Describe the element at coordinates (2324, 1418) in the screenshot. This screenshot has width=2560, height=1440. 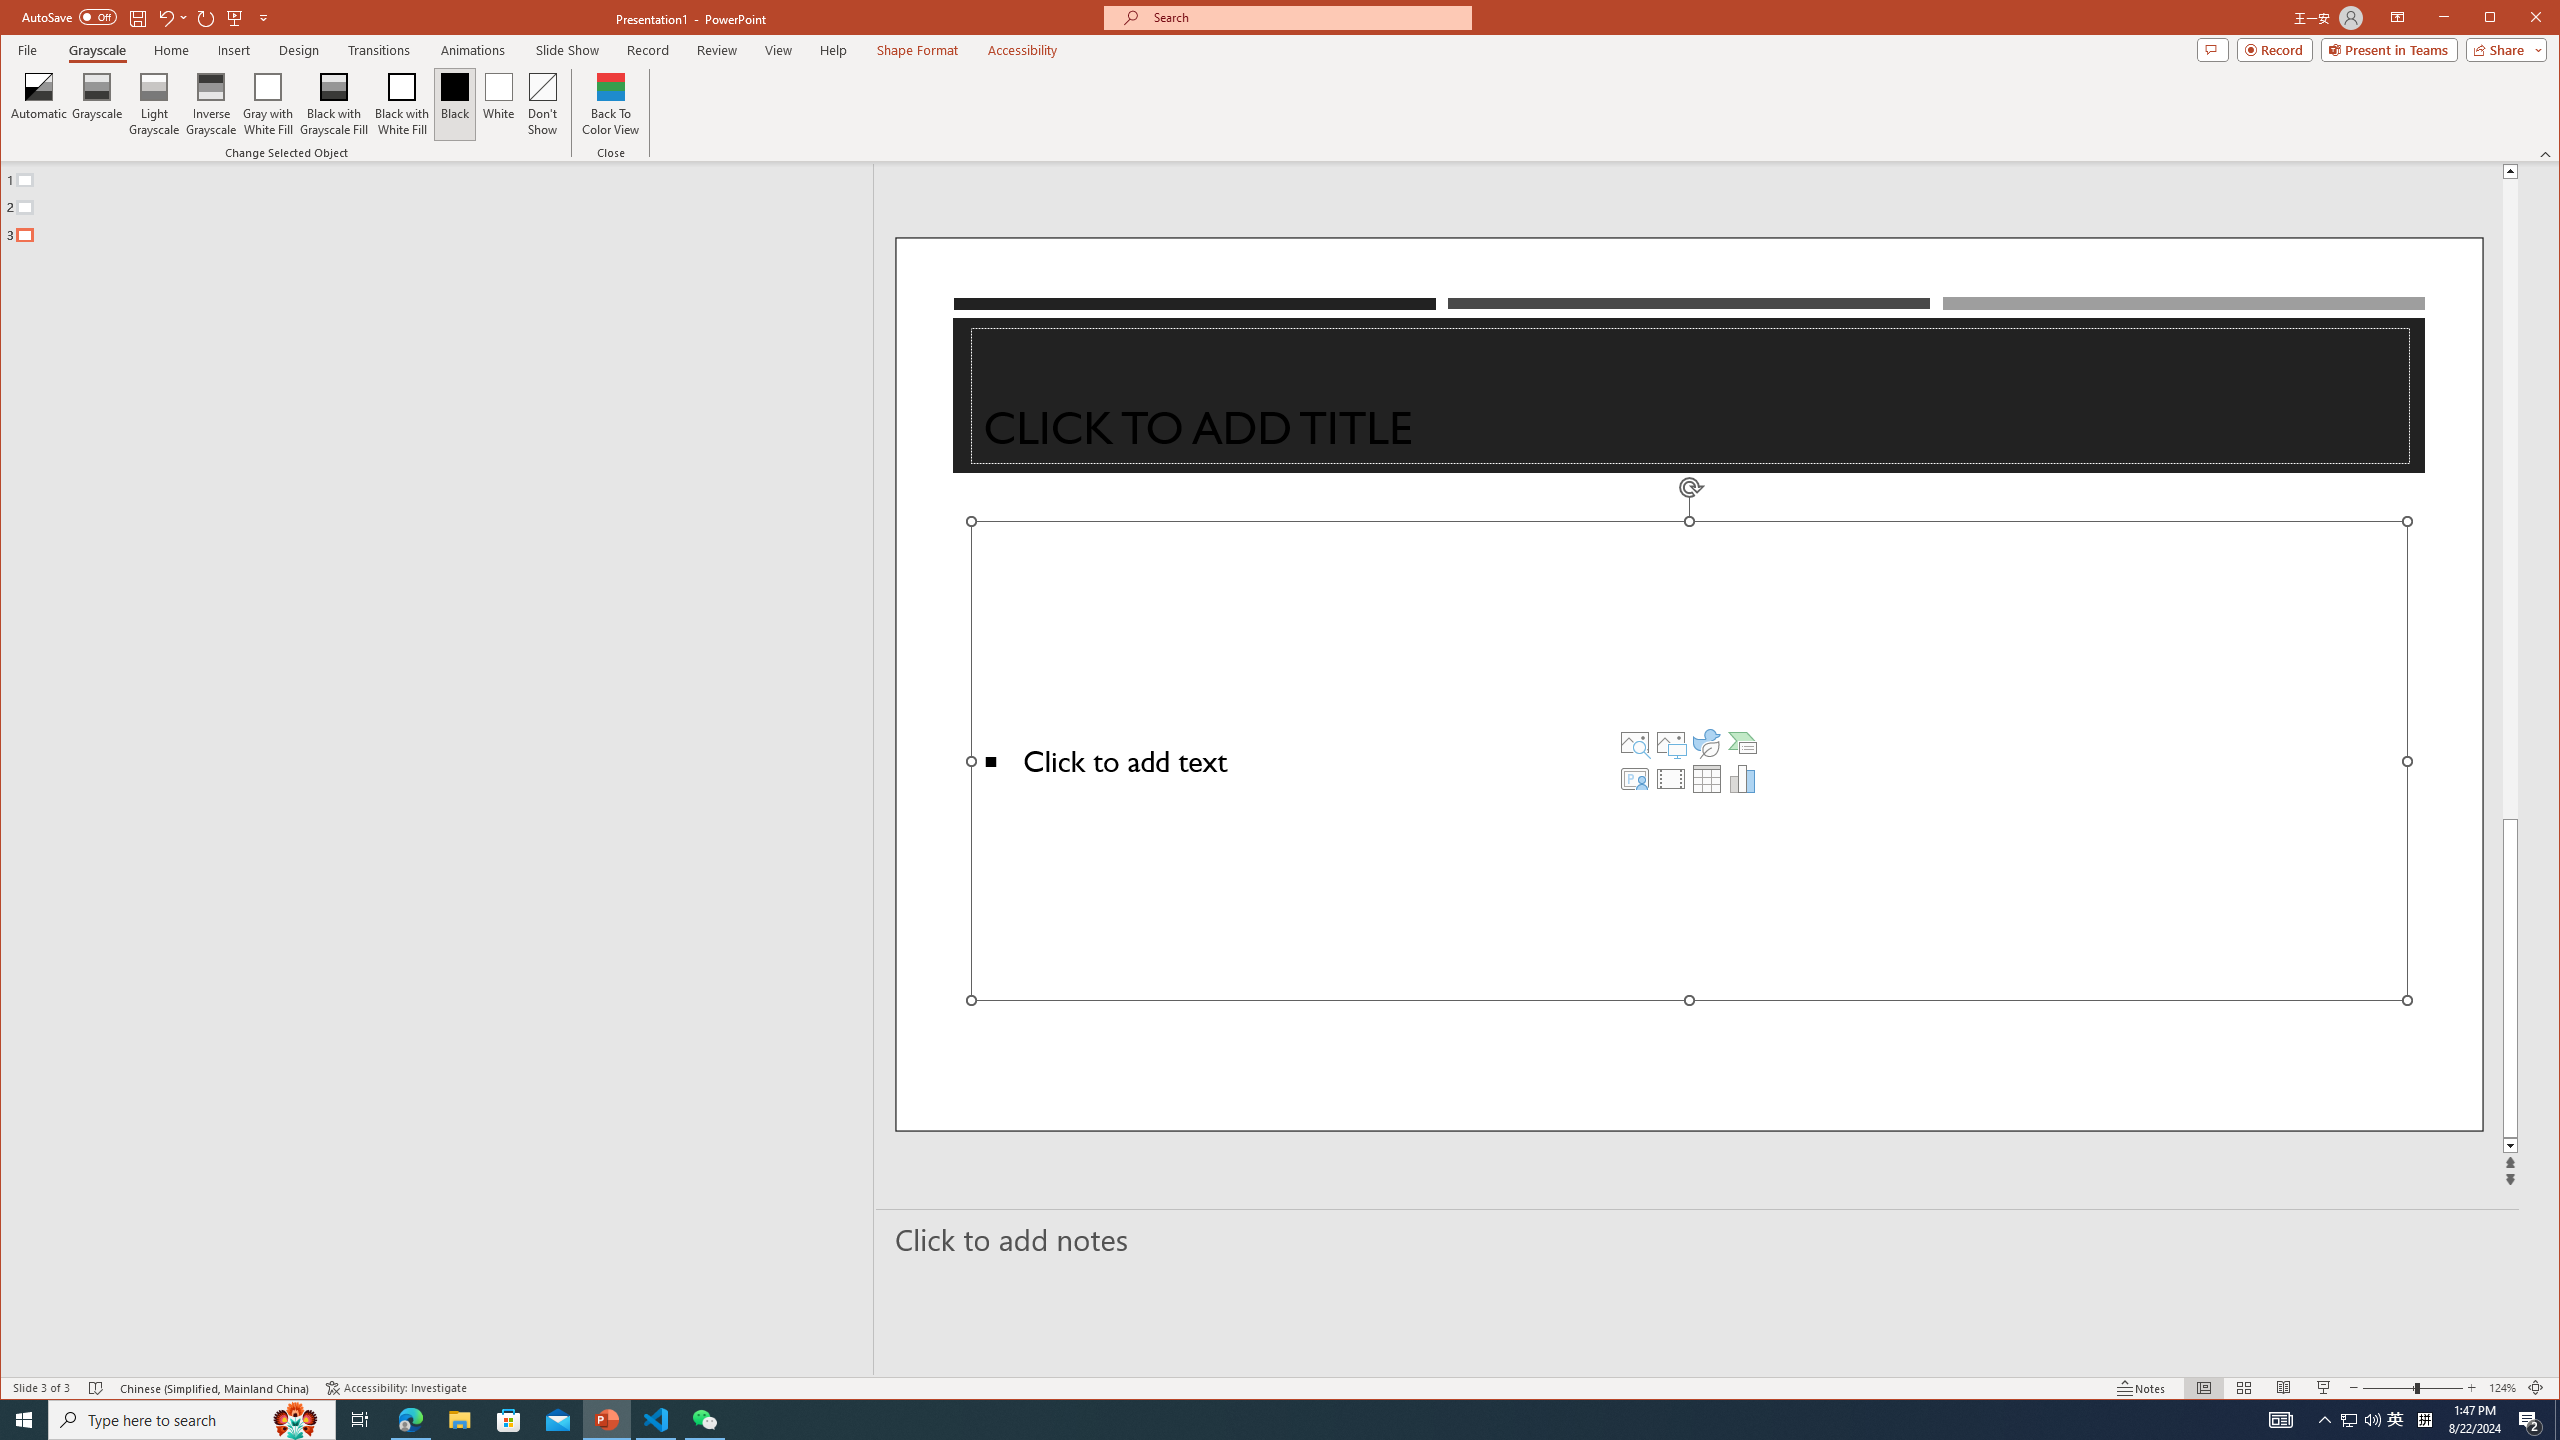
I see `'Notification Chevron'` at that location.